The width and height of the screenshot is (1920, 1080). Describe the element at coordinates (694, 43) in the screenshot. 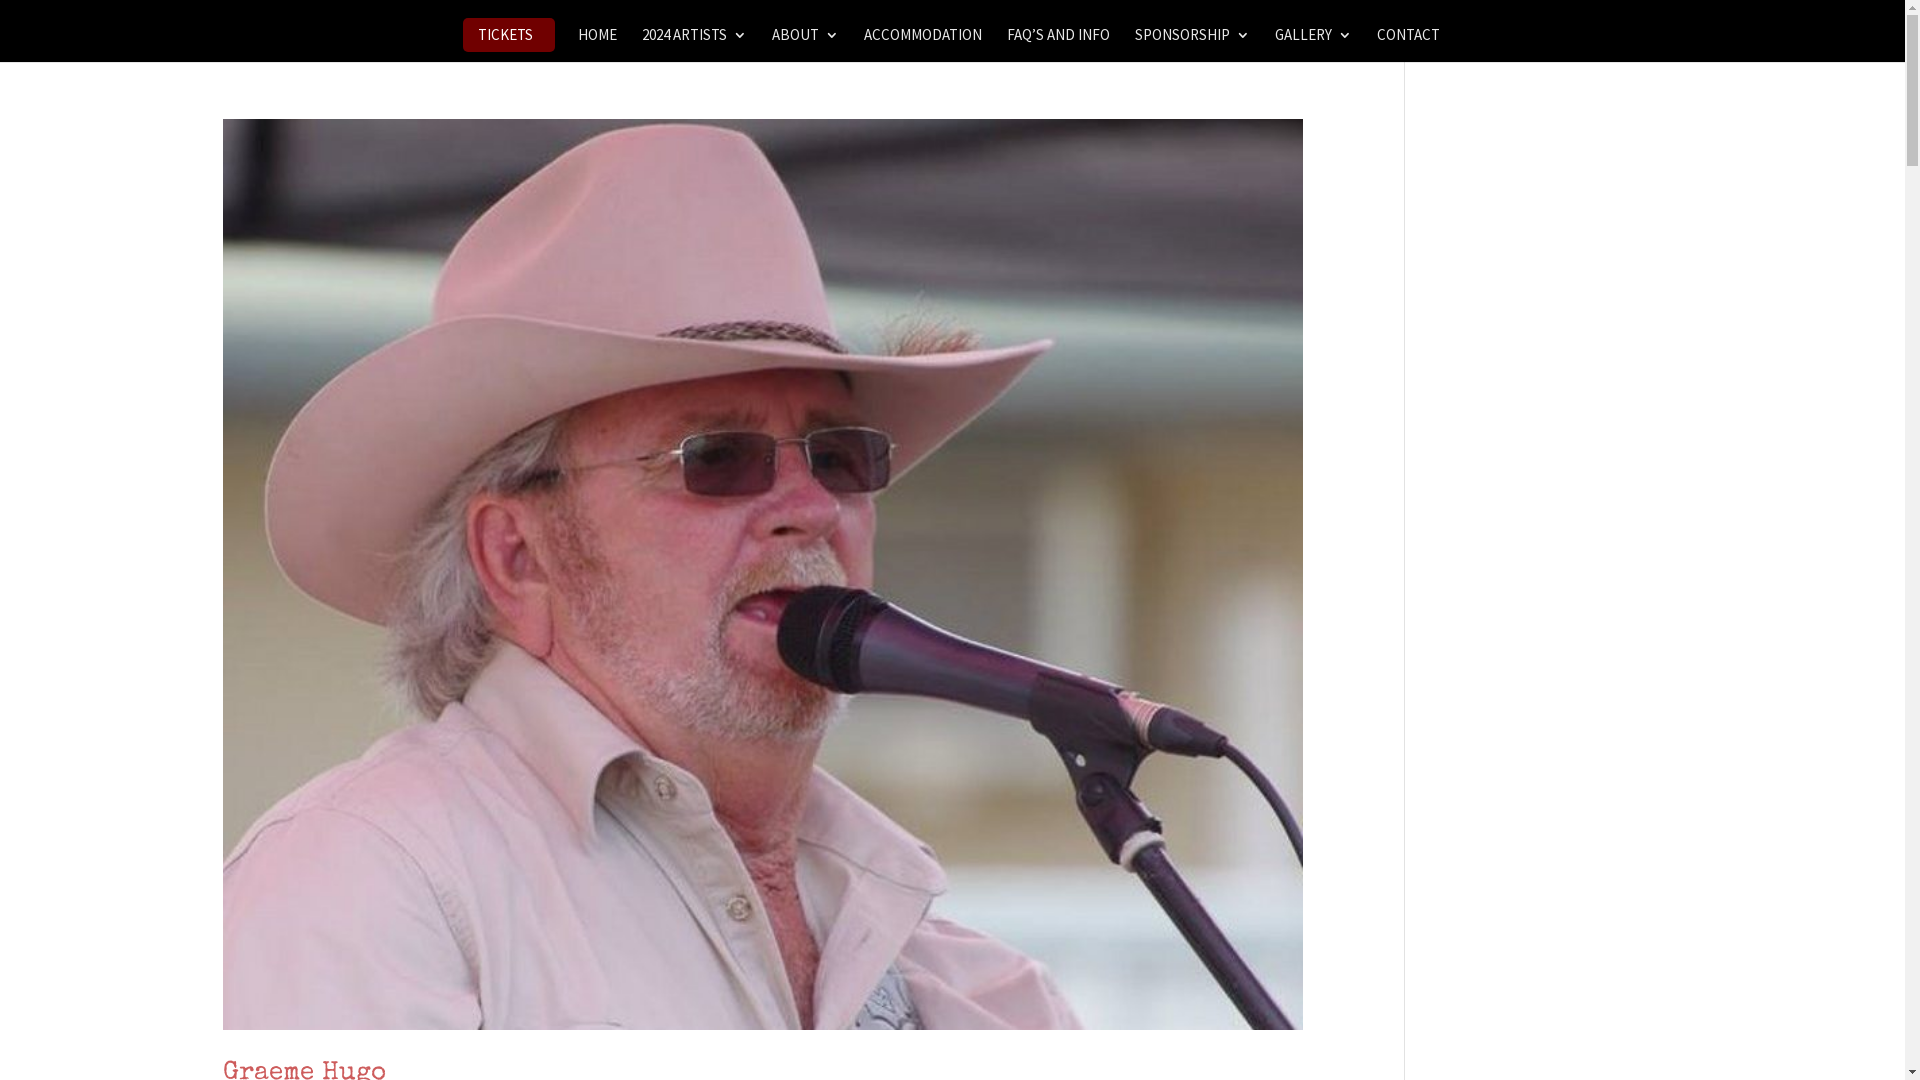

I see `'2024 ARTISTS'` at that location.